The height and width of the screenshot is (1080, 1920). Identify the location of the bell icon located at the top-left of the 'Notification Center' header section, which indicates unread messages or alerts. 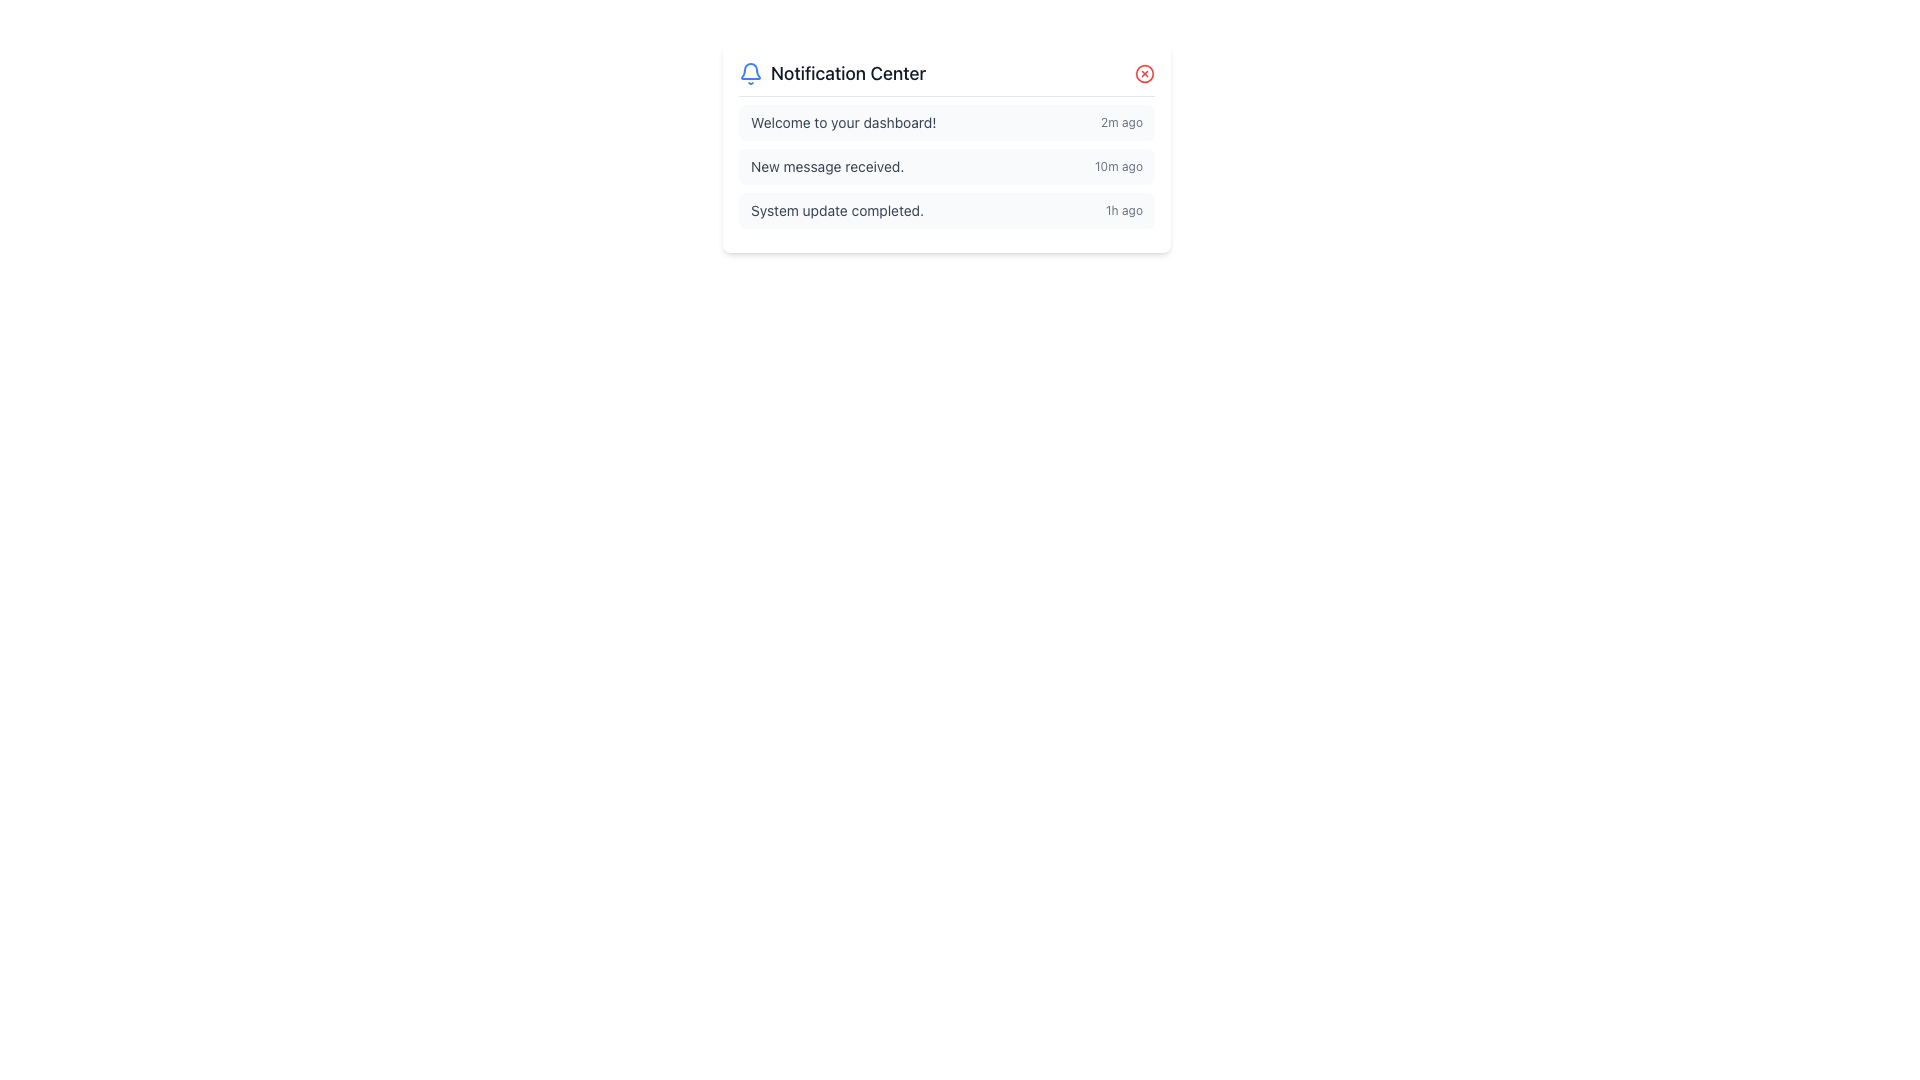
(749, 72).